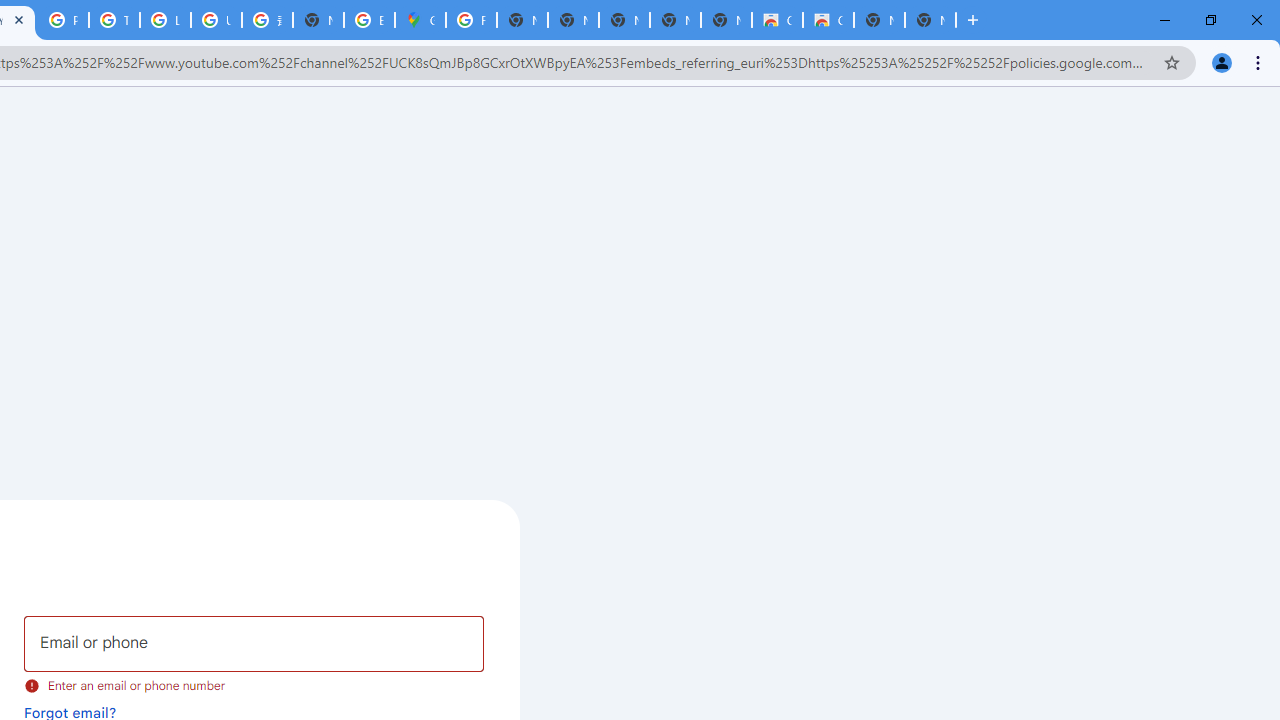  I want to click on 'Email or phone', so click(253, 643).